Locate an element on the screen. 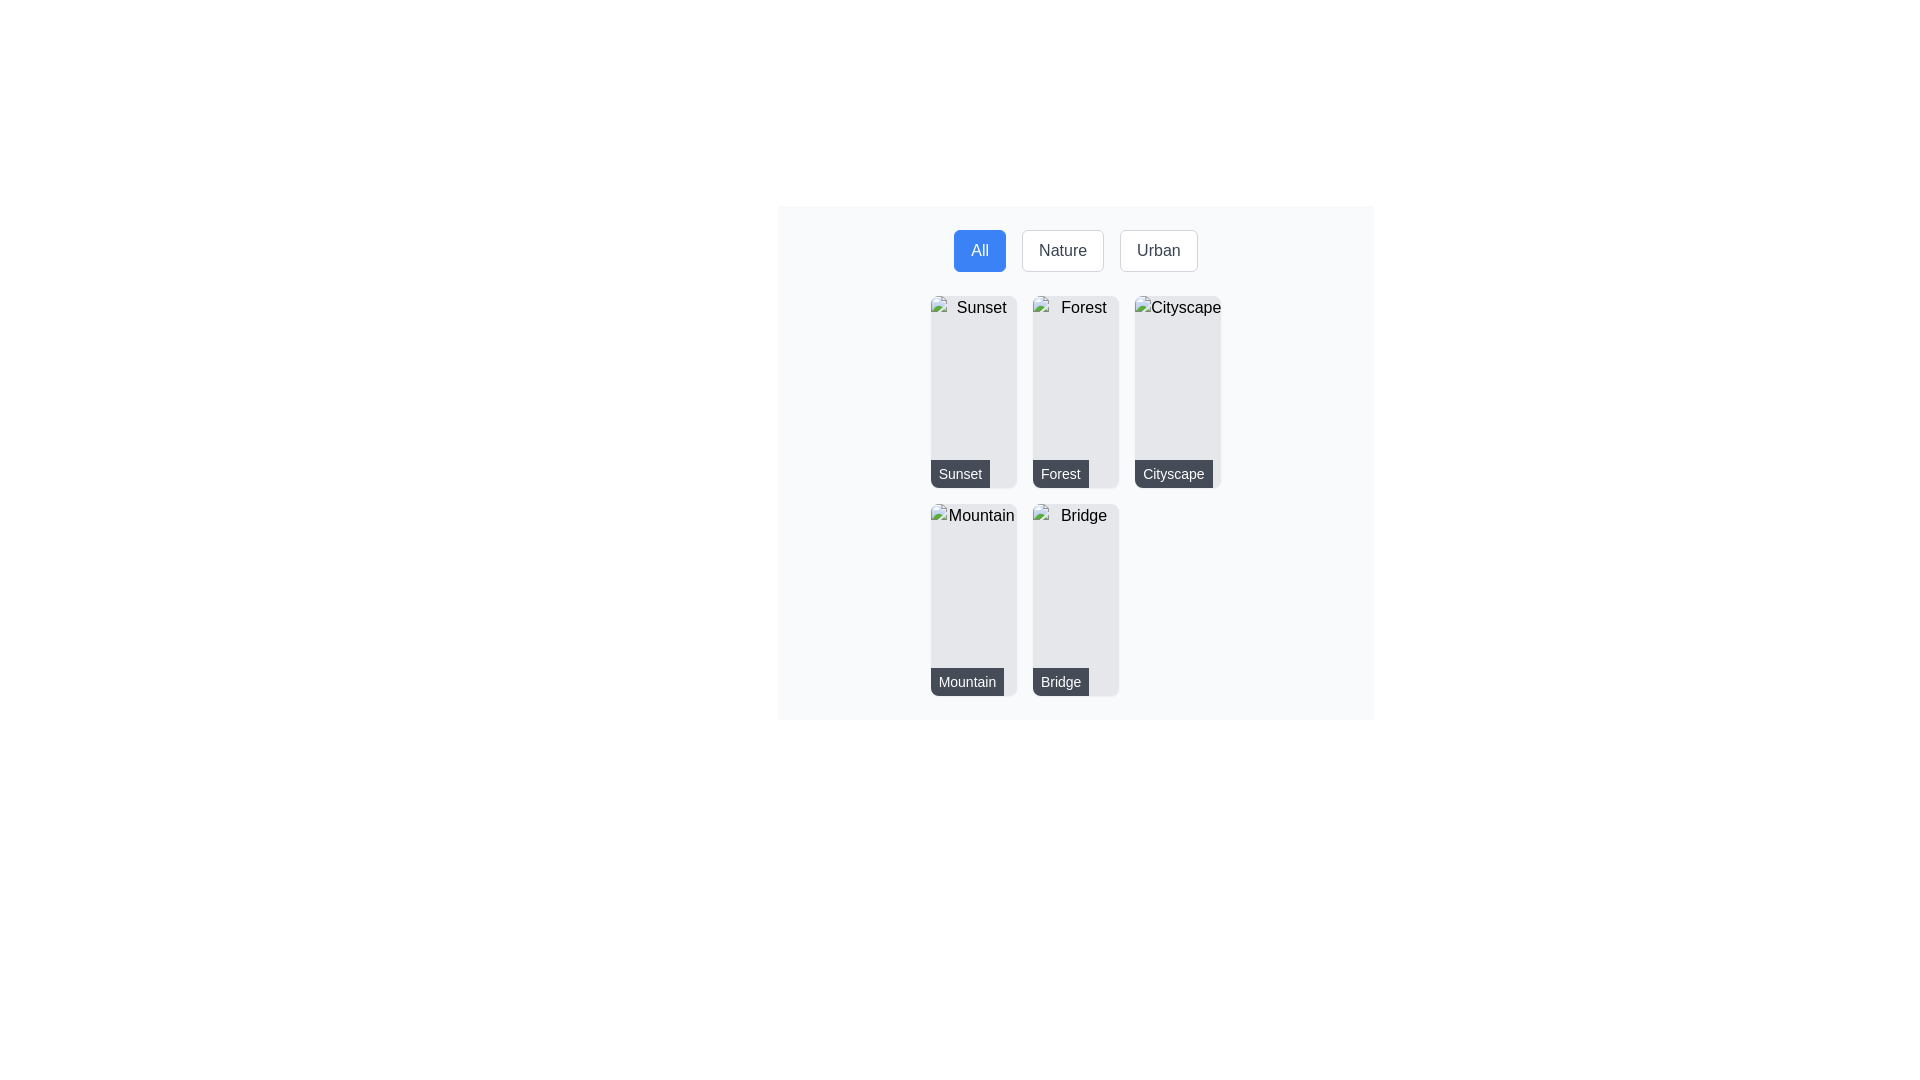  the 'Forest' card is located at coordinates (1074, 392).